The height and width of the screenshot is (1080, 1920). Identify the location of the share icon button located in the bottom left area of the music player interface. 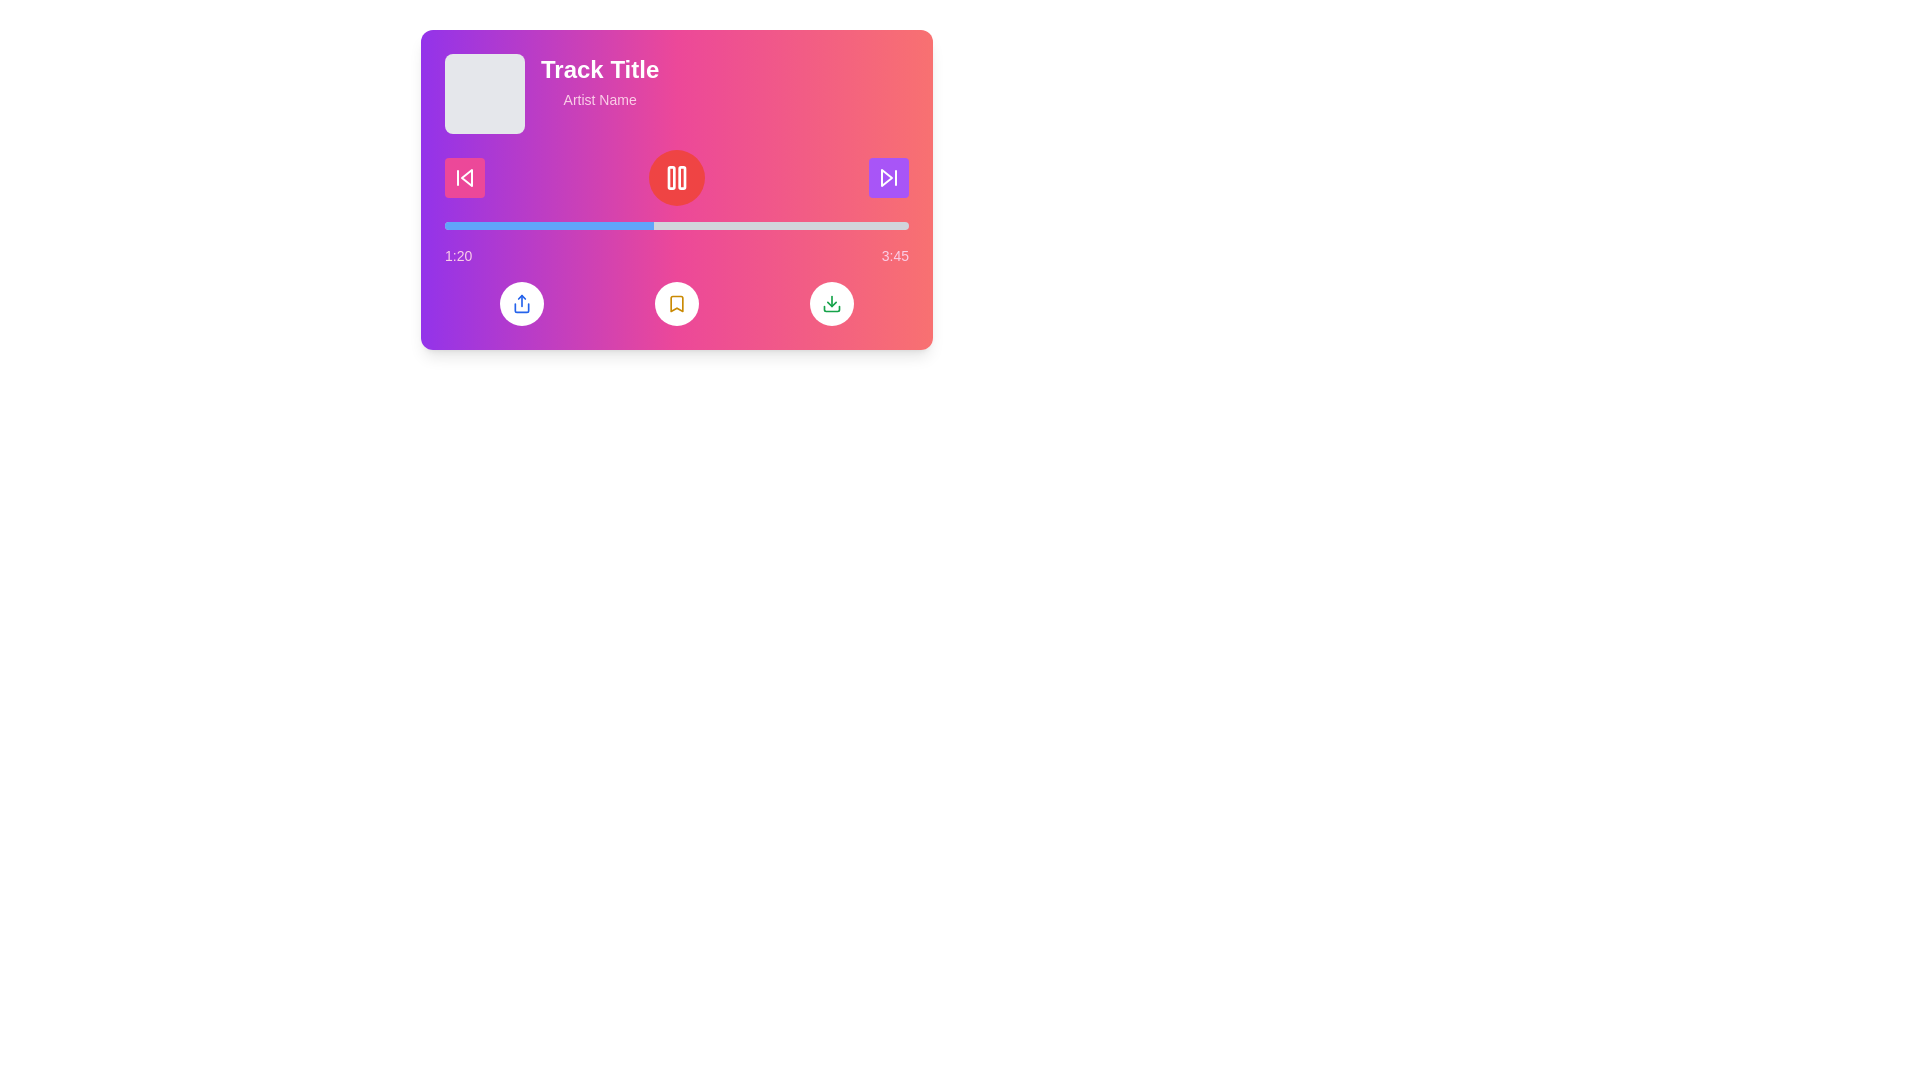
(522, 304).